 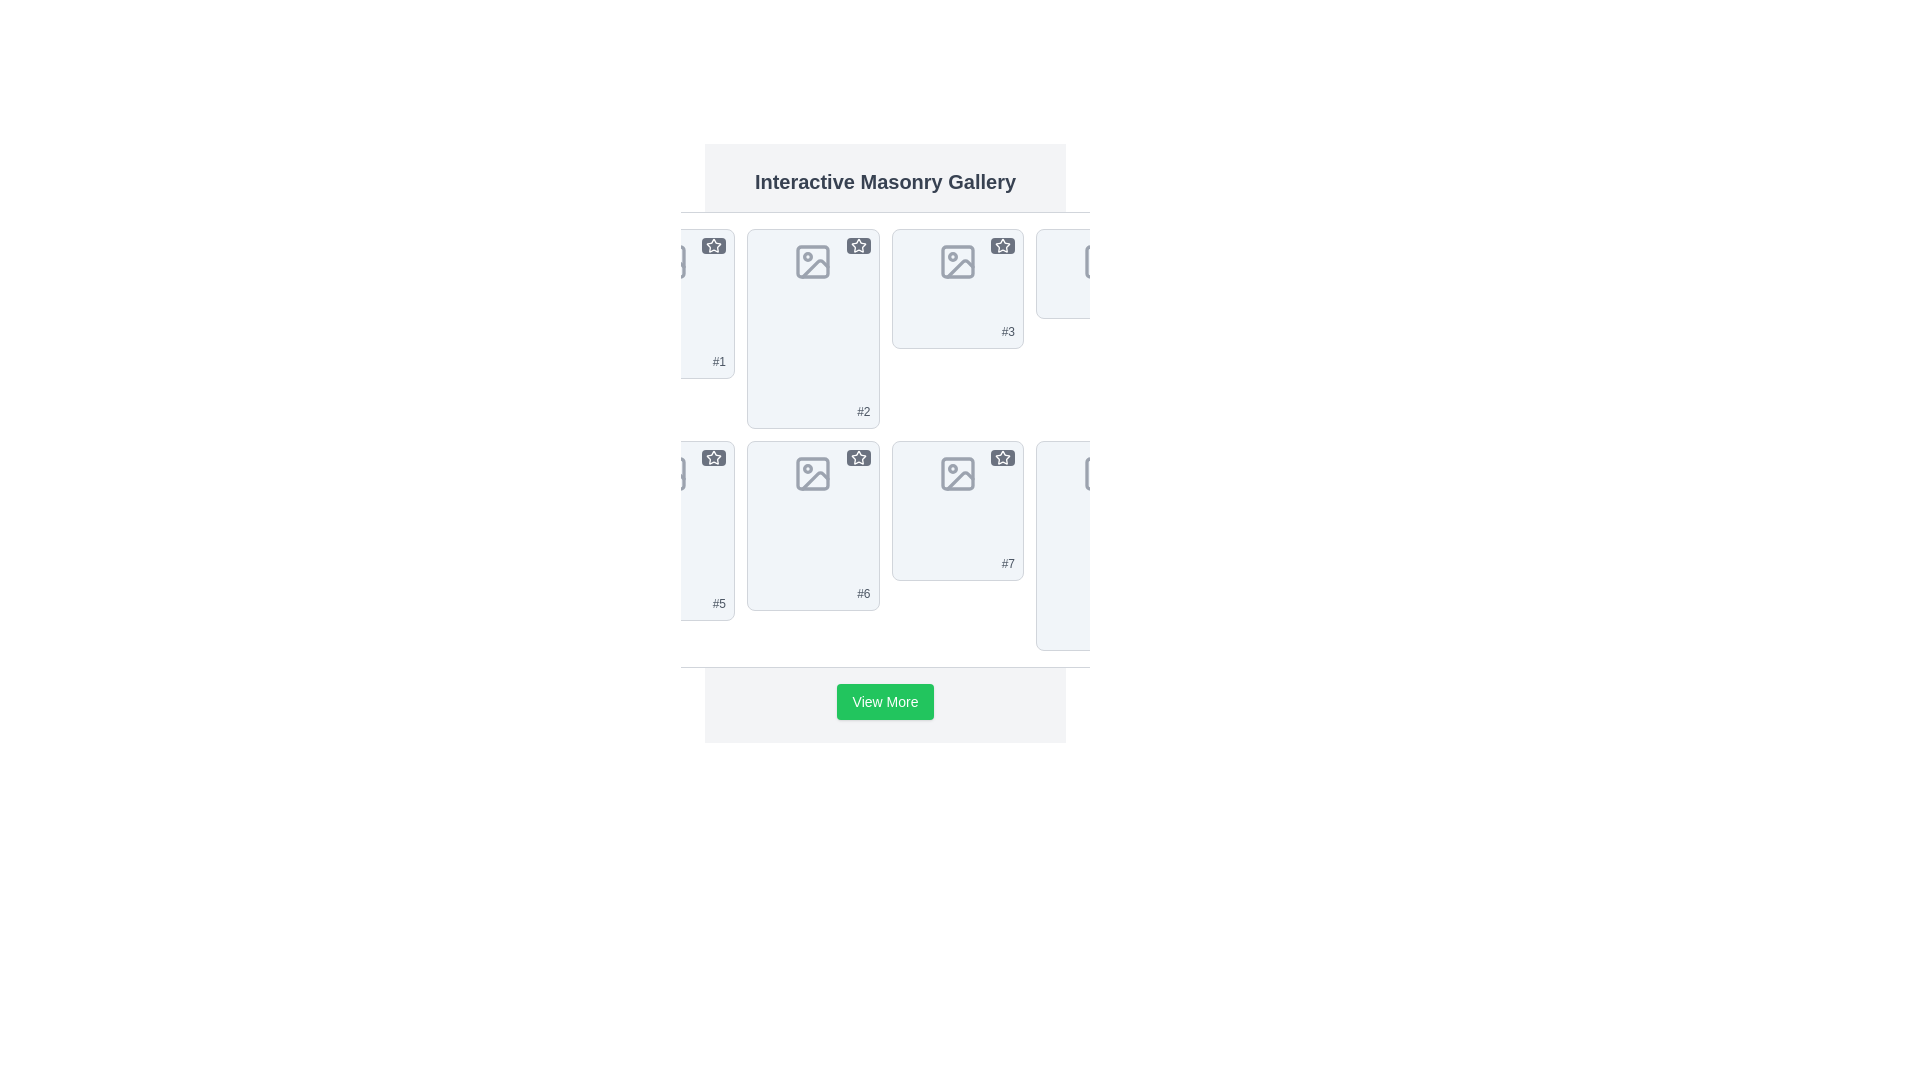 I want to click on the star-shaped icon button with a gray background and white outline, so click(x=1003, y=458).